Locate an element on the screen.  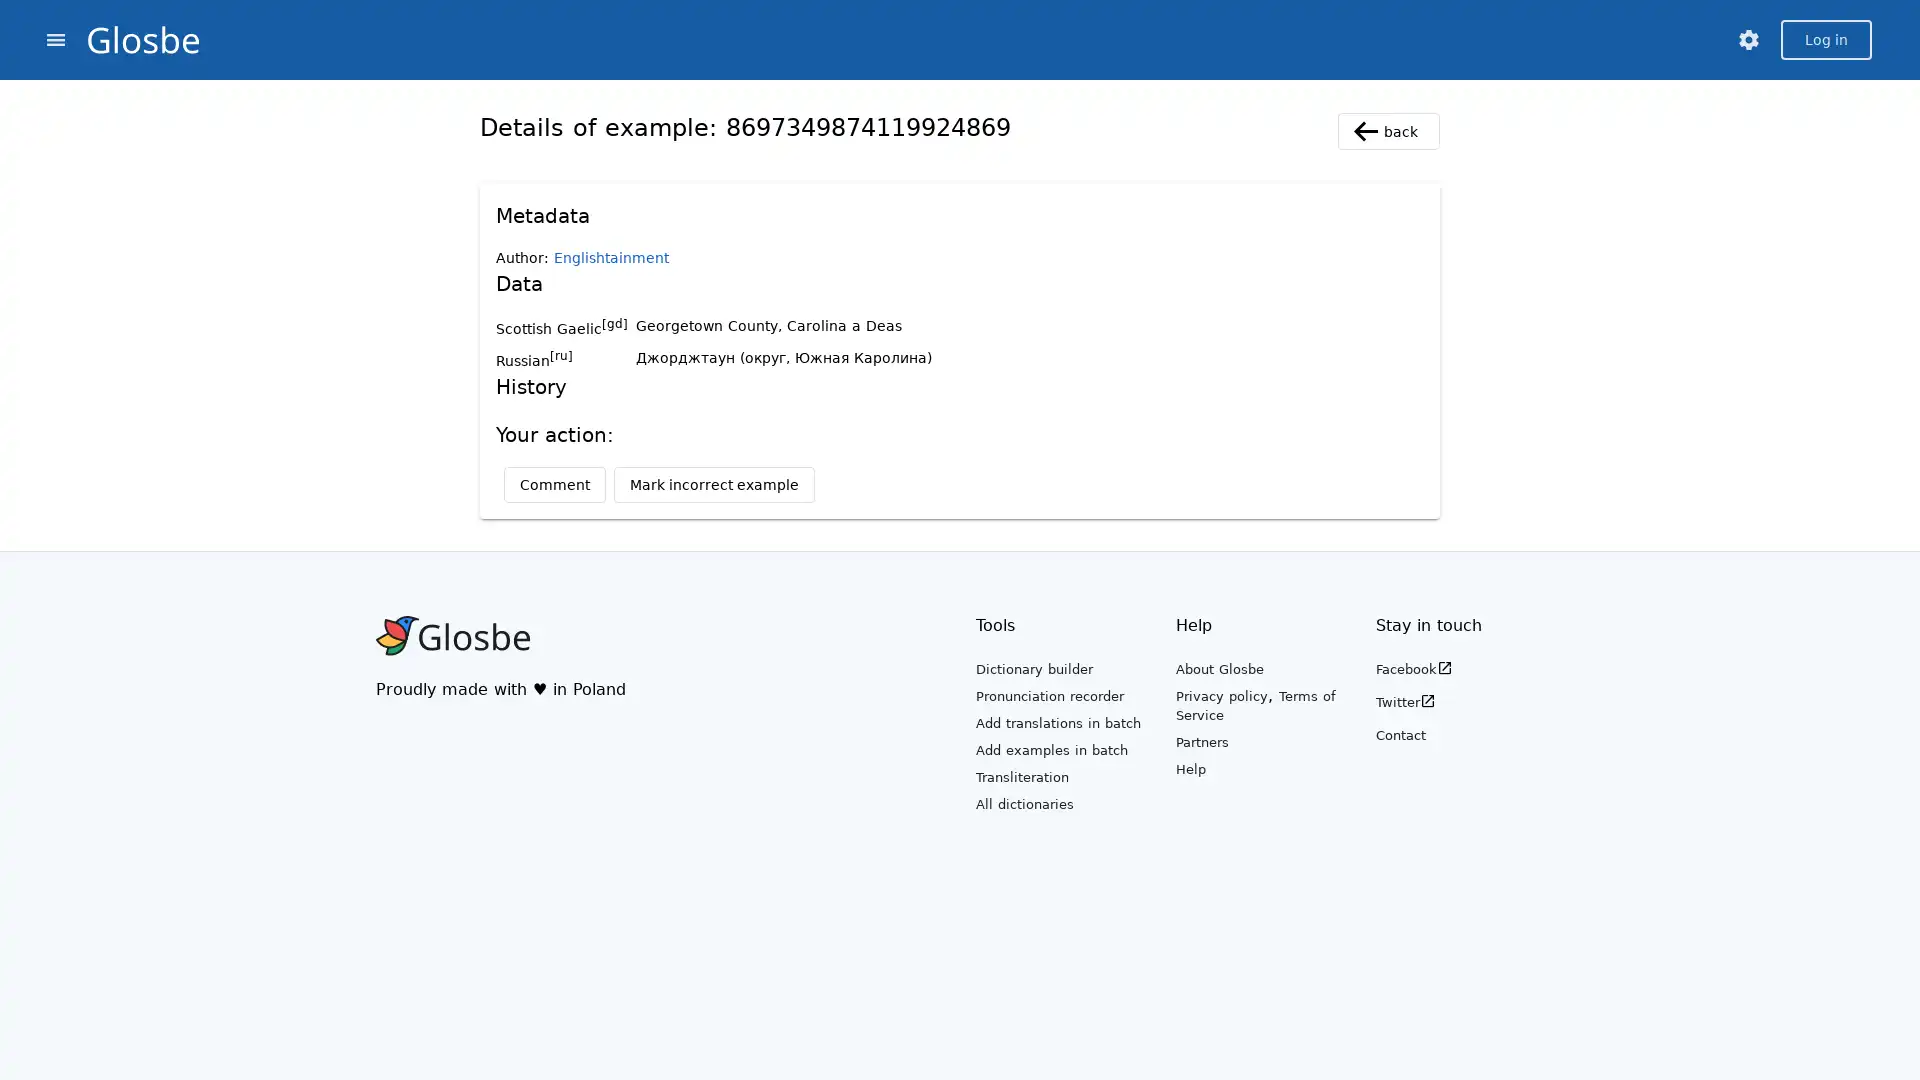
Comment is located at coordinates (555, 485).